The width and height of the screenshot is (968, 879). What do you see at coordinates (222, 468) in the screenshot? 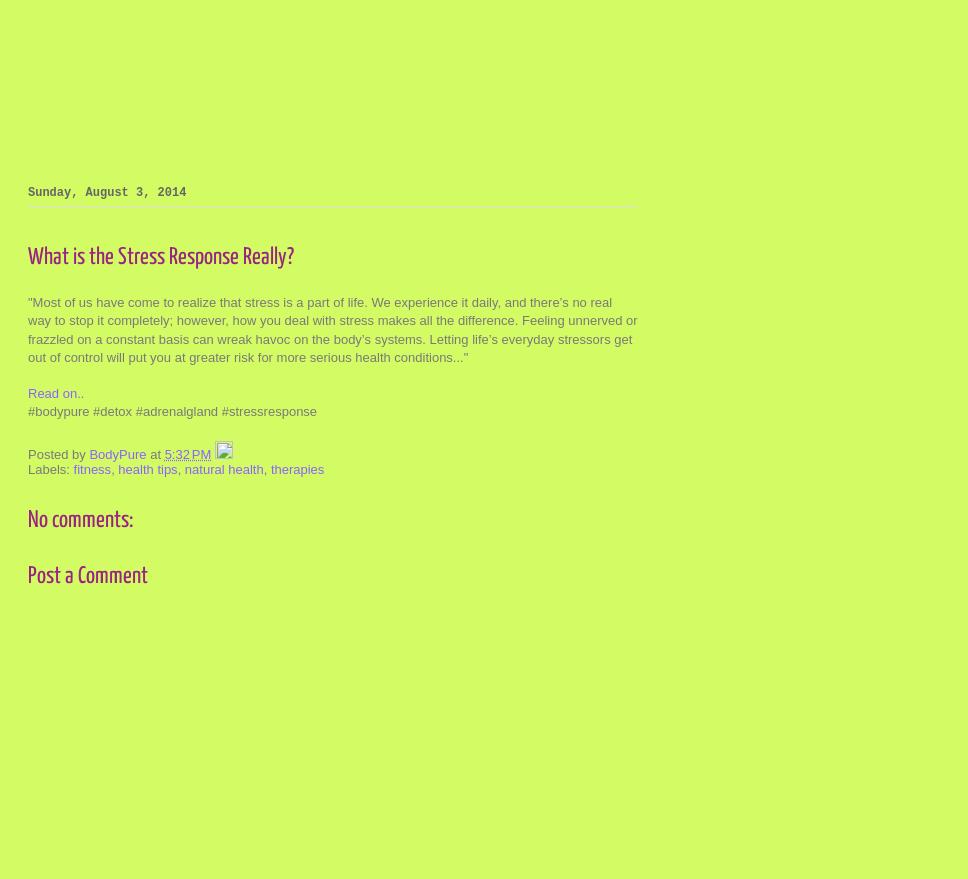
I see `'natural health'` at bounding box center [222, 468].